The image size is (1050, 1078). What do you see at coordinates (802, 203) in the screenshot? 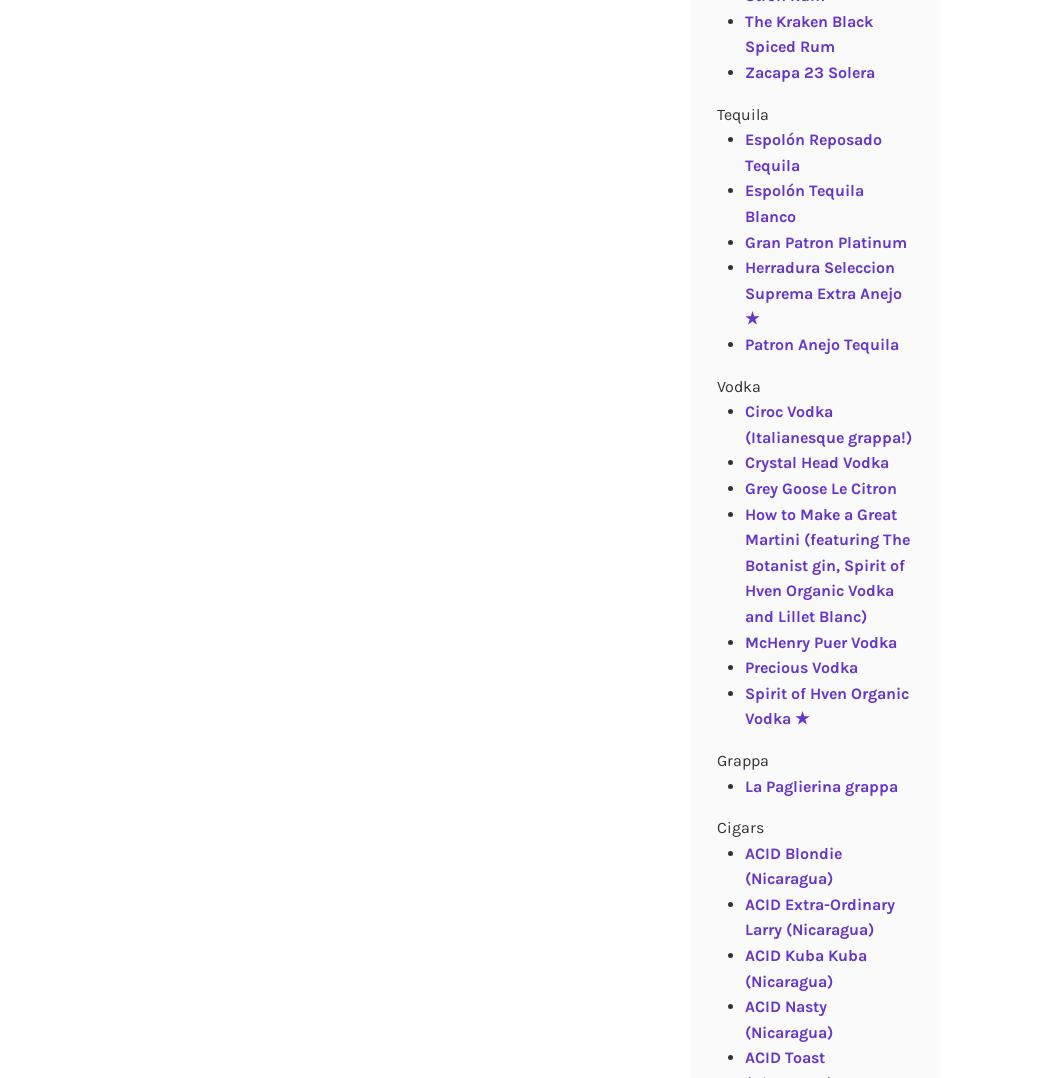
I see `'Espolón Tequila Blanco'` at bounding box center [802, 203].